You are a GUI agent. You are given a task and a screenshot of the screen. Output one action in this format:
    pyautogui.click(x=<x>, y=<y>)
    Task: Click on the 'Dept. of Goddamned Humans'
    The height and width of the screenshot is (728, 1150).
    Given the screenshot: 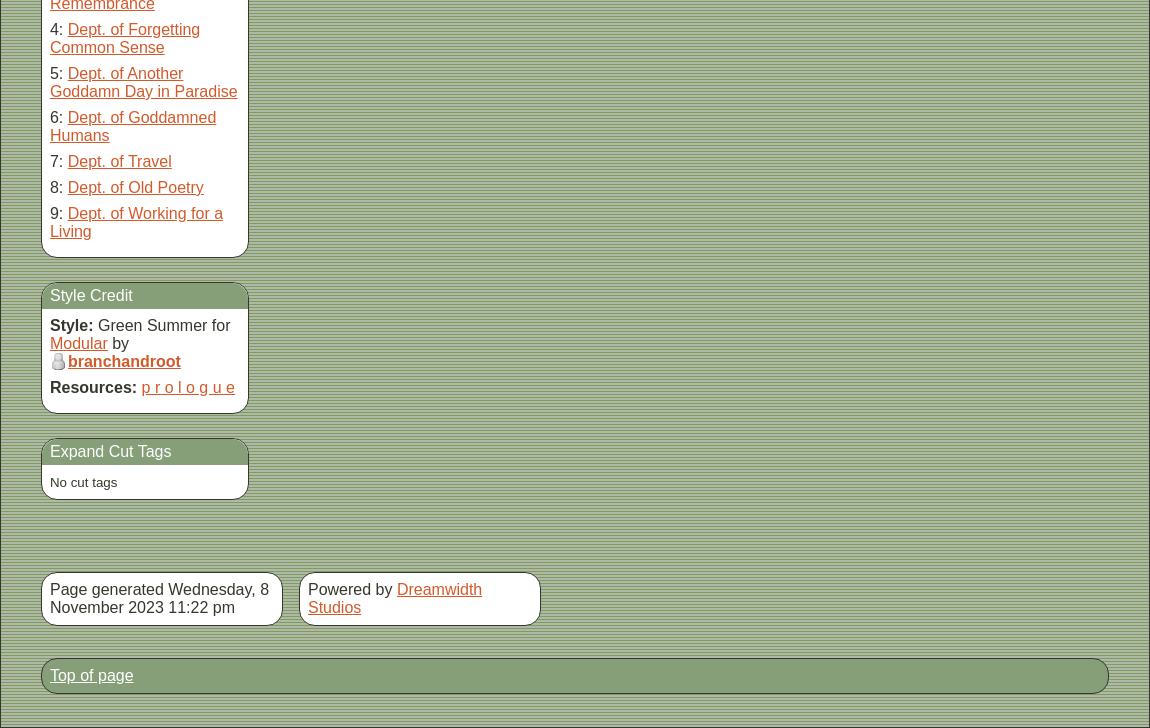 What is the action you would take?
    pyautogui.click(x=131, y=126)
    